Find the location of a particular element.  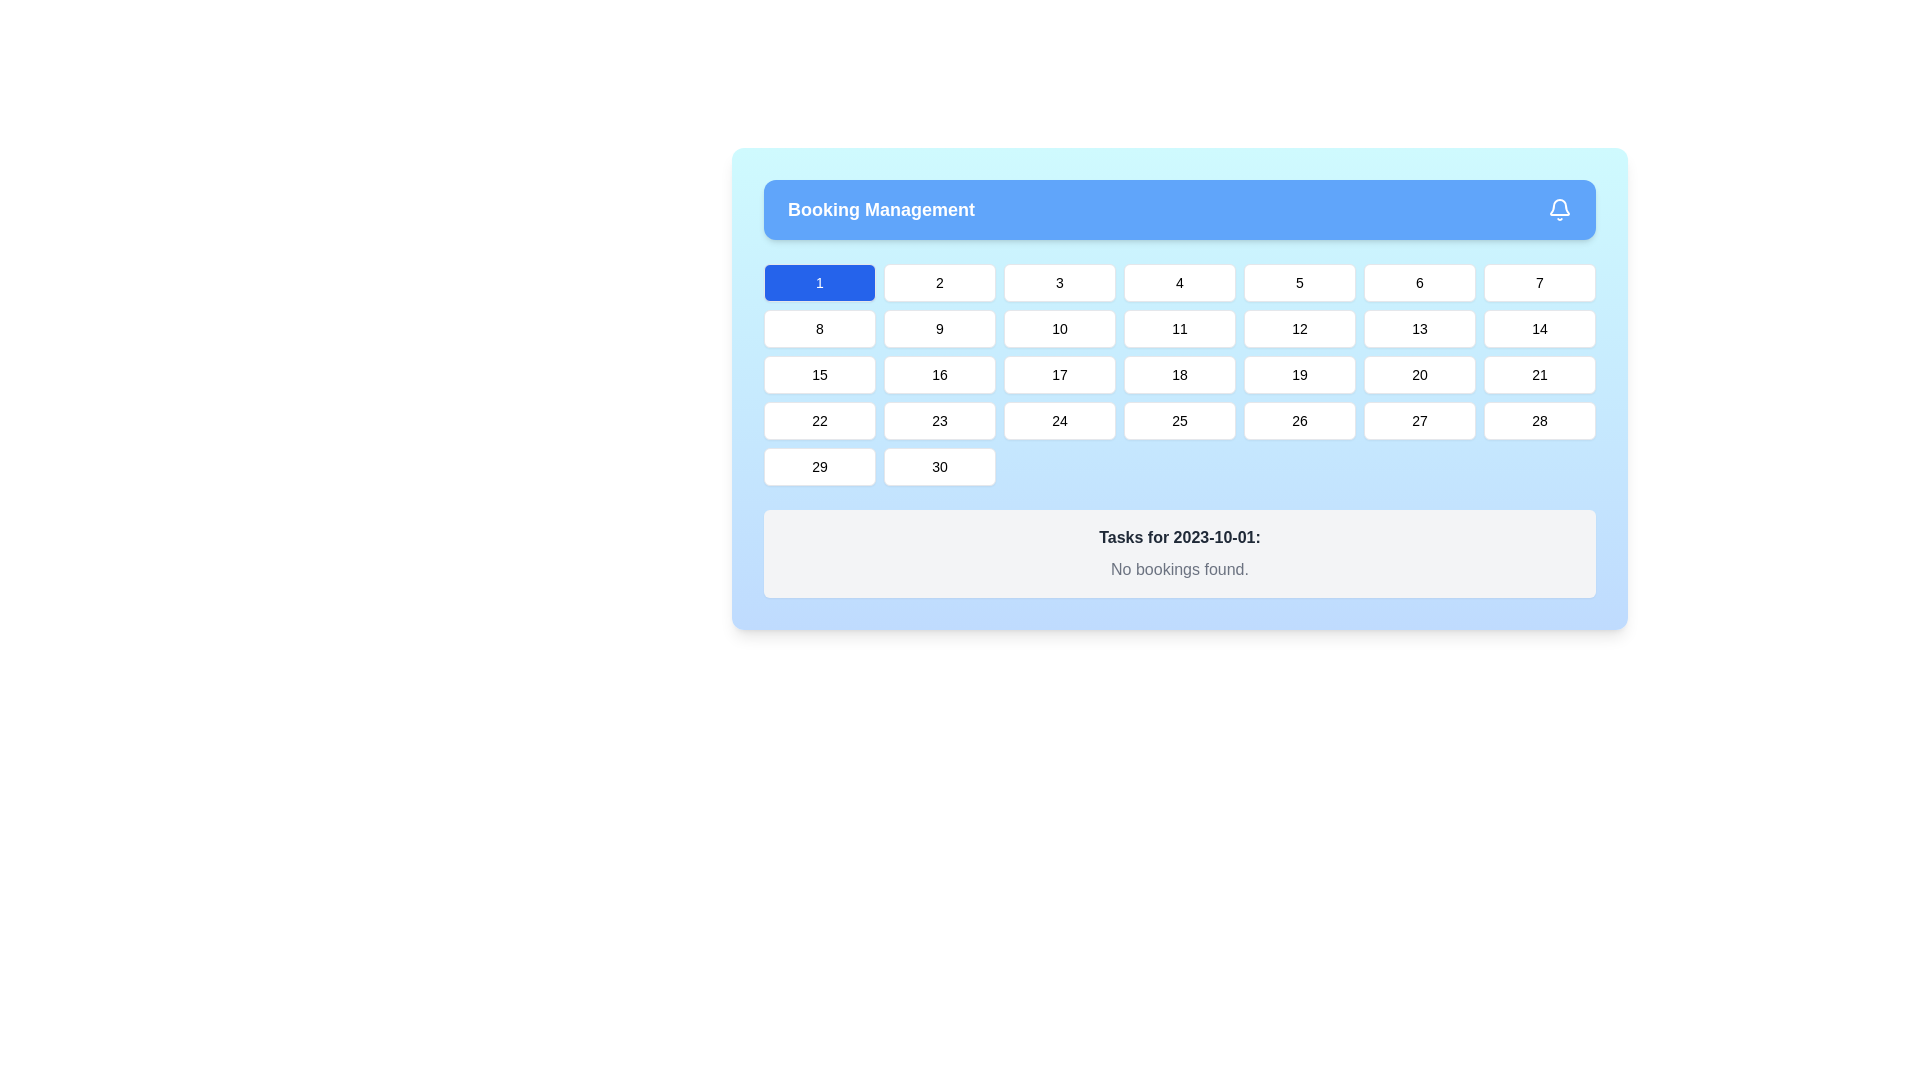

the button labeled '27' which is a white square with rounded corners located in the sixth column and fourth row of a 7-column grid layout is located at coordinates (1419, 419).